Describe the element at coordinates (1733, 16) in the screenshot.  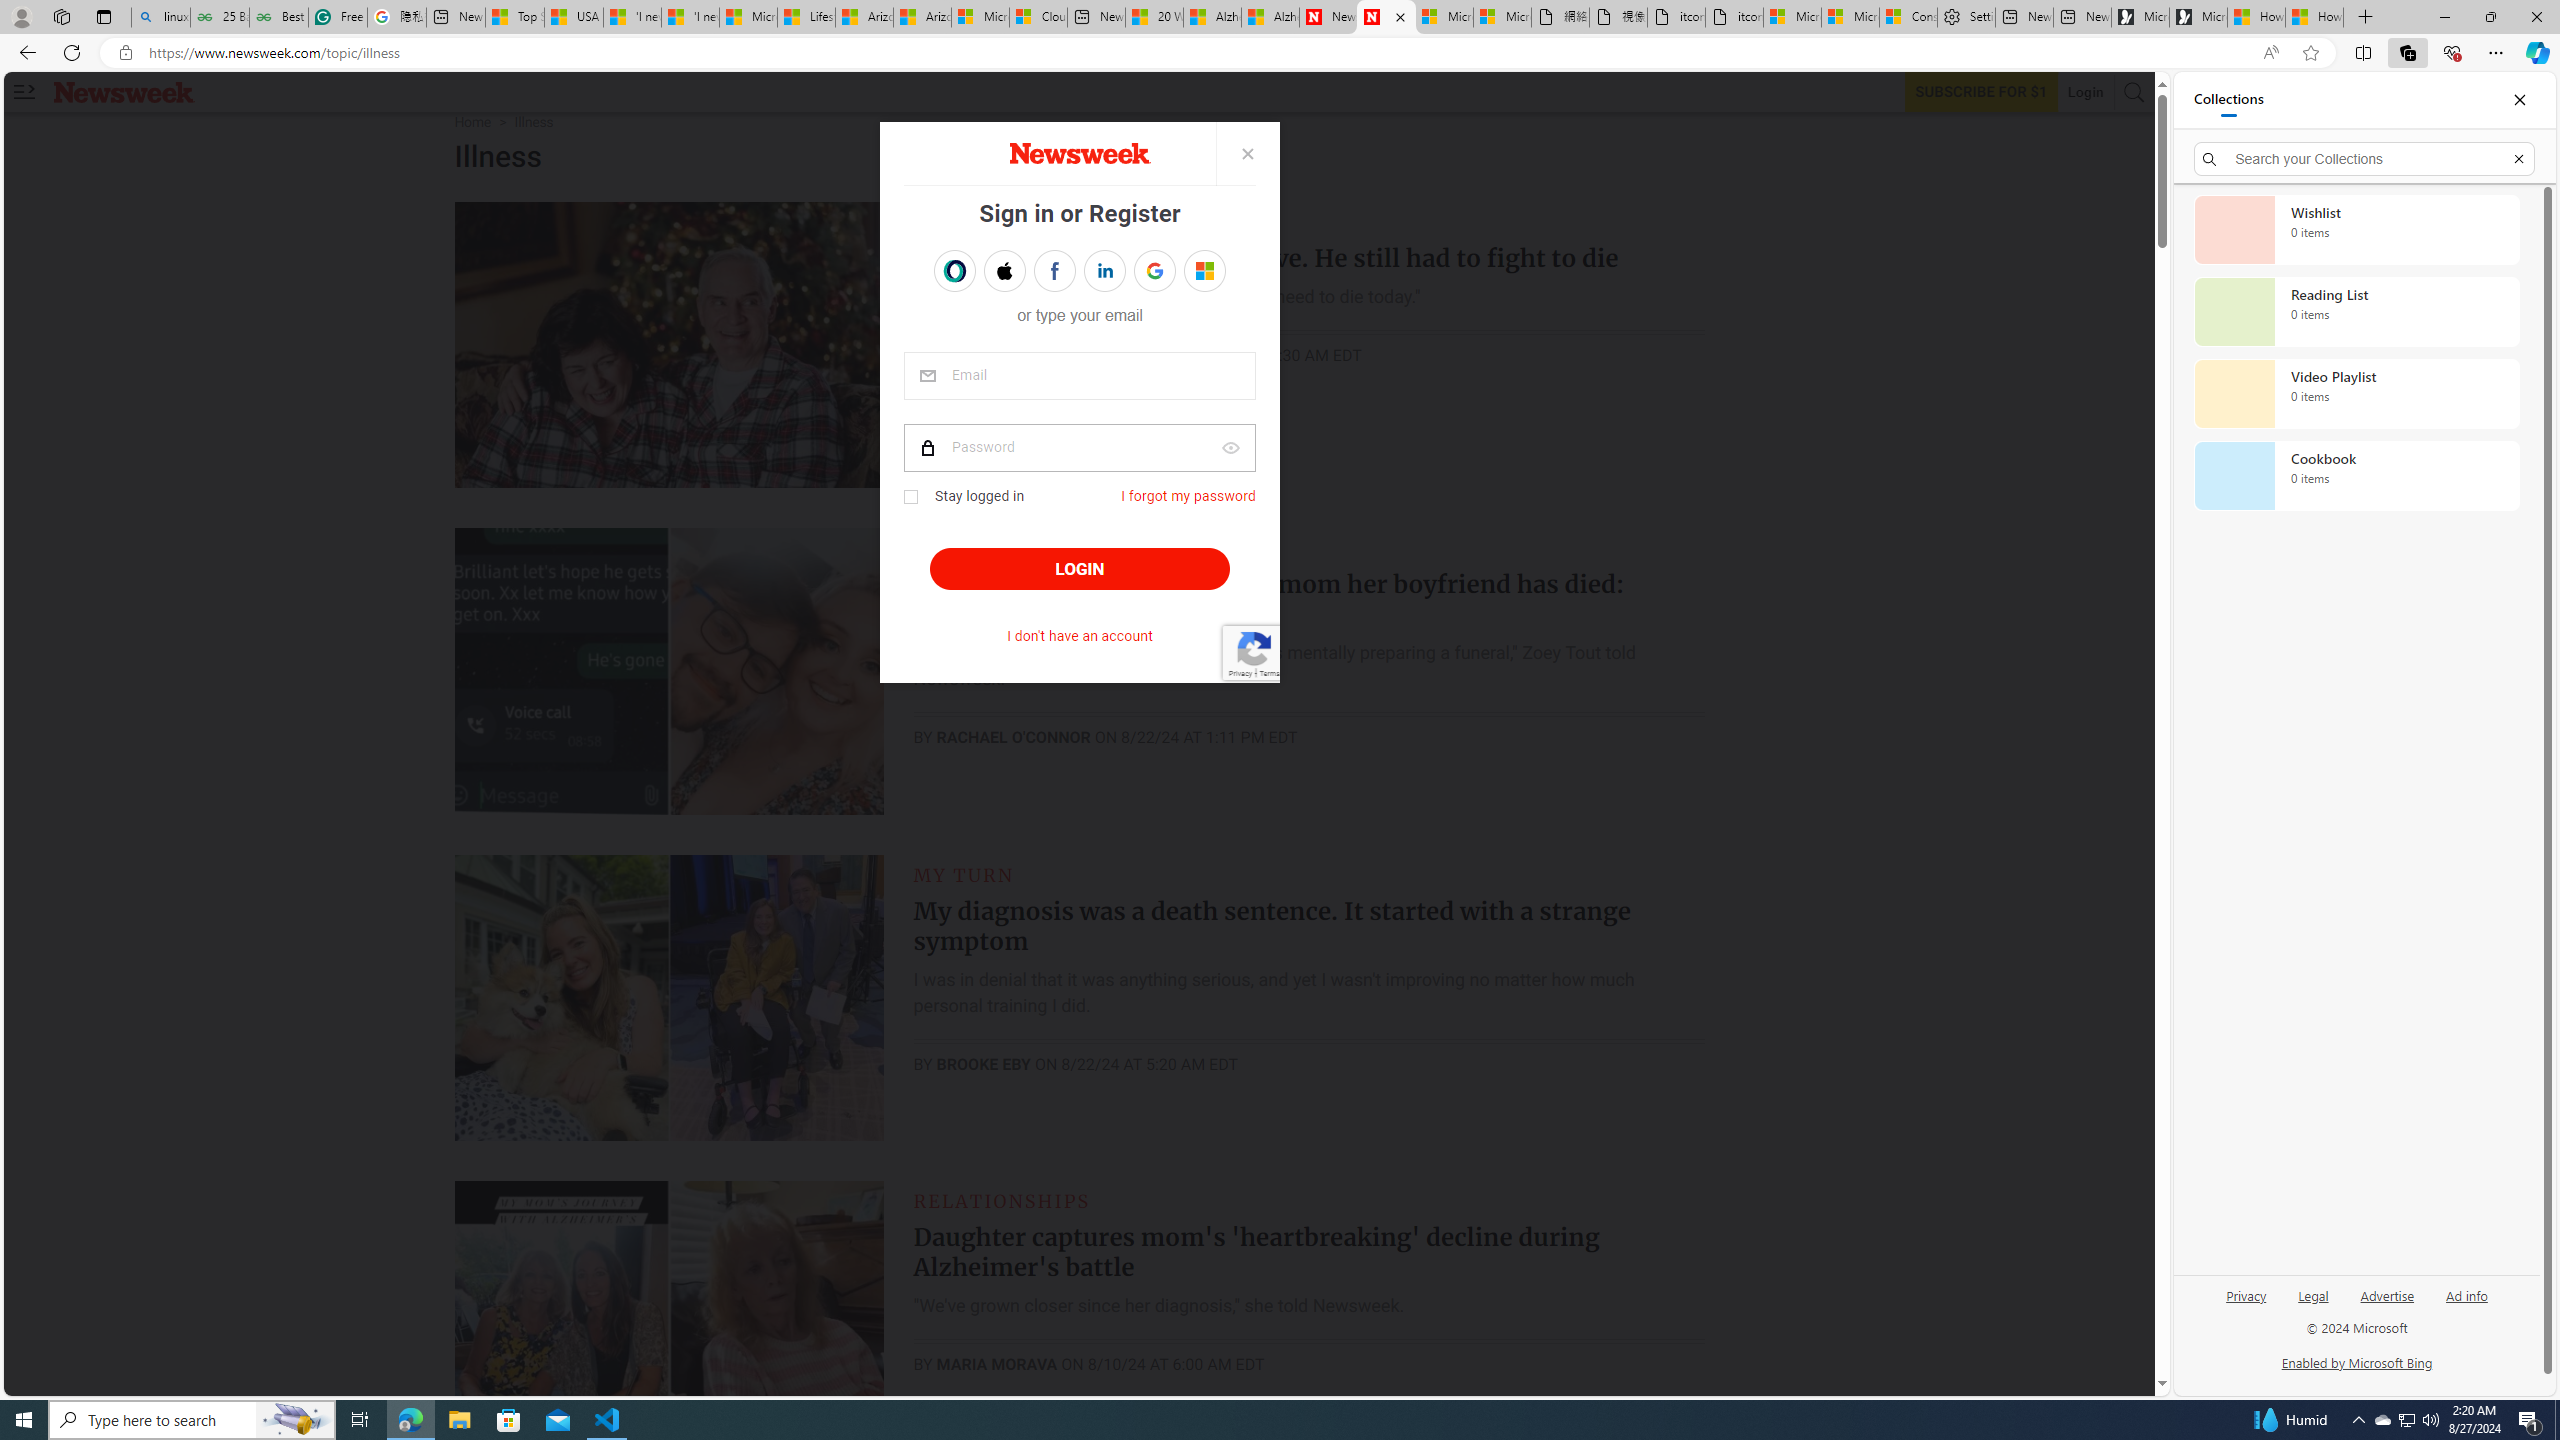
I see `'itconcepthk.com/projector_solutions.mp4'` at that location.